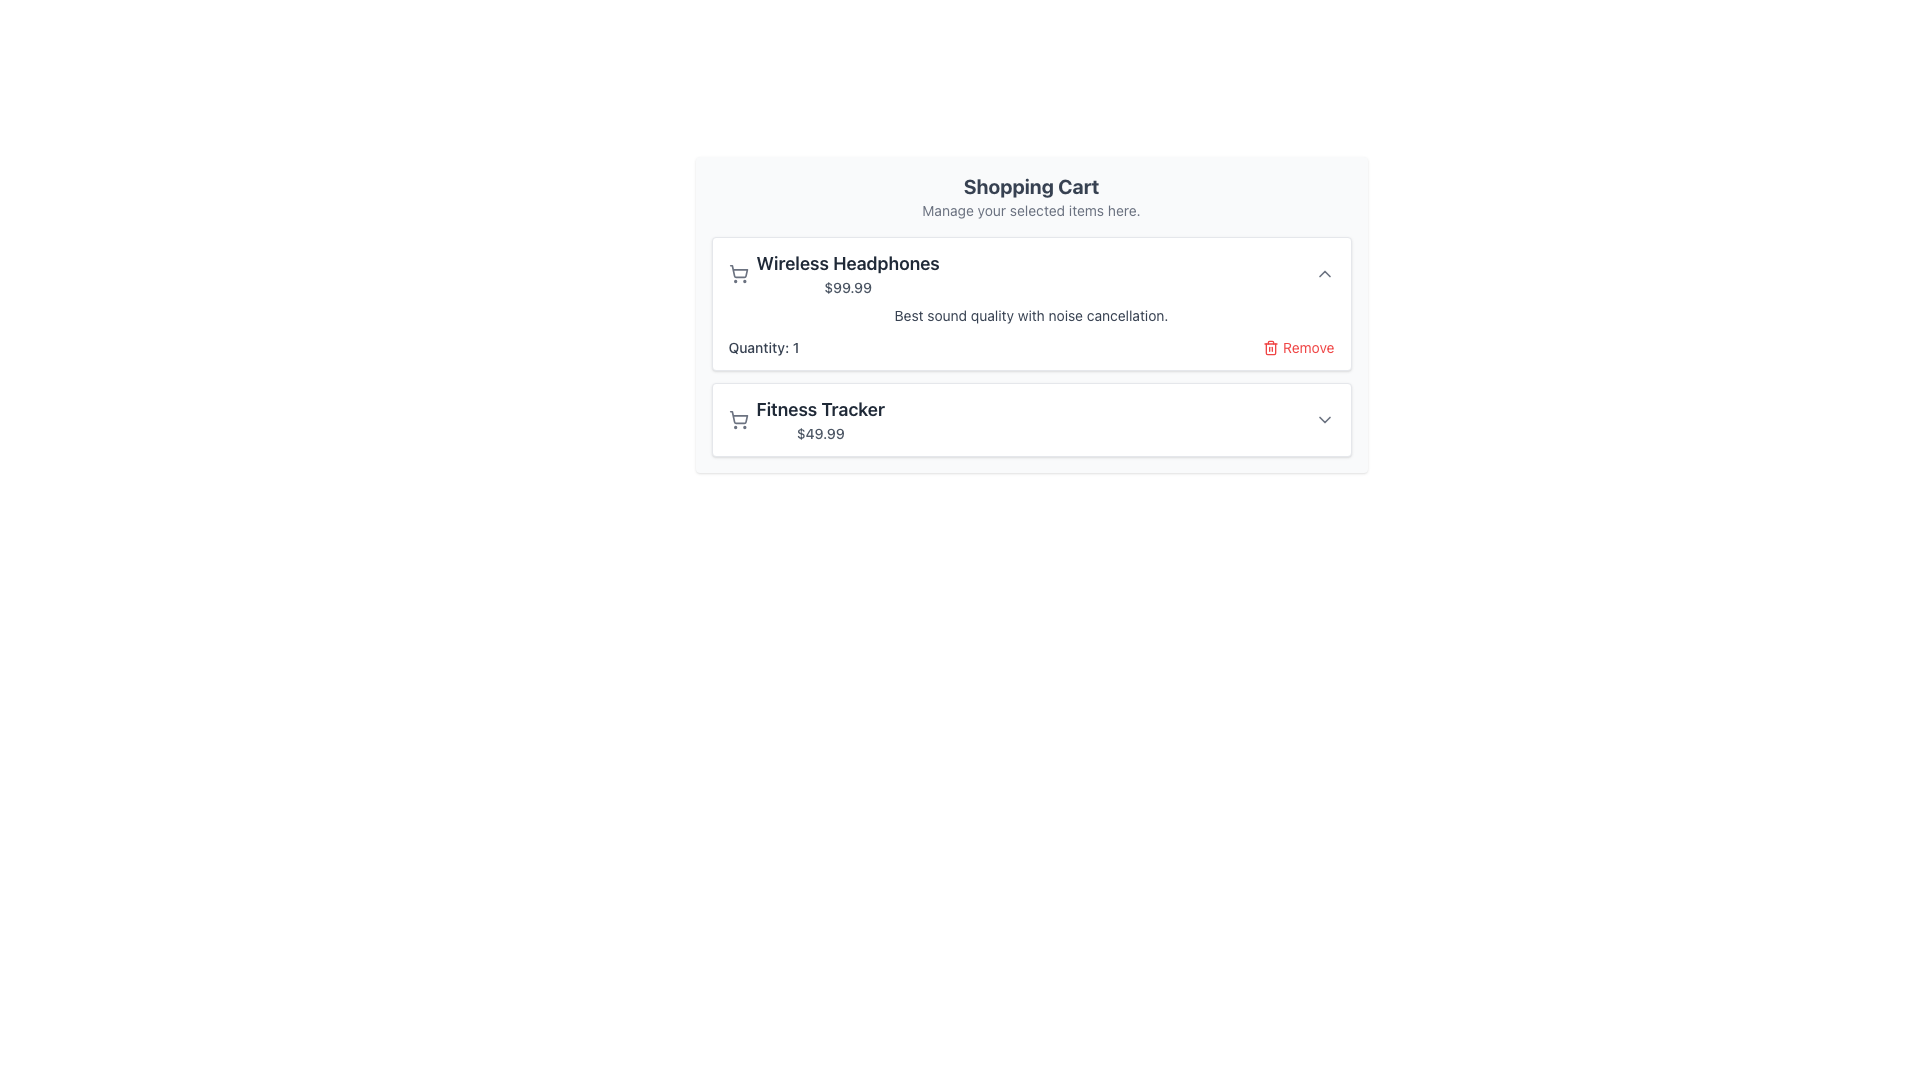 This screenshot has width=1920, height=1080. I want to click on the shopping cart icon located to the left of the text 'Fitness Tracker' and '$49.99' in the second item of the shopping cart list, so click(737, 419).